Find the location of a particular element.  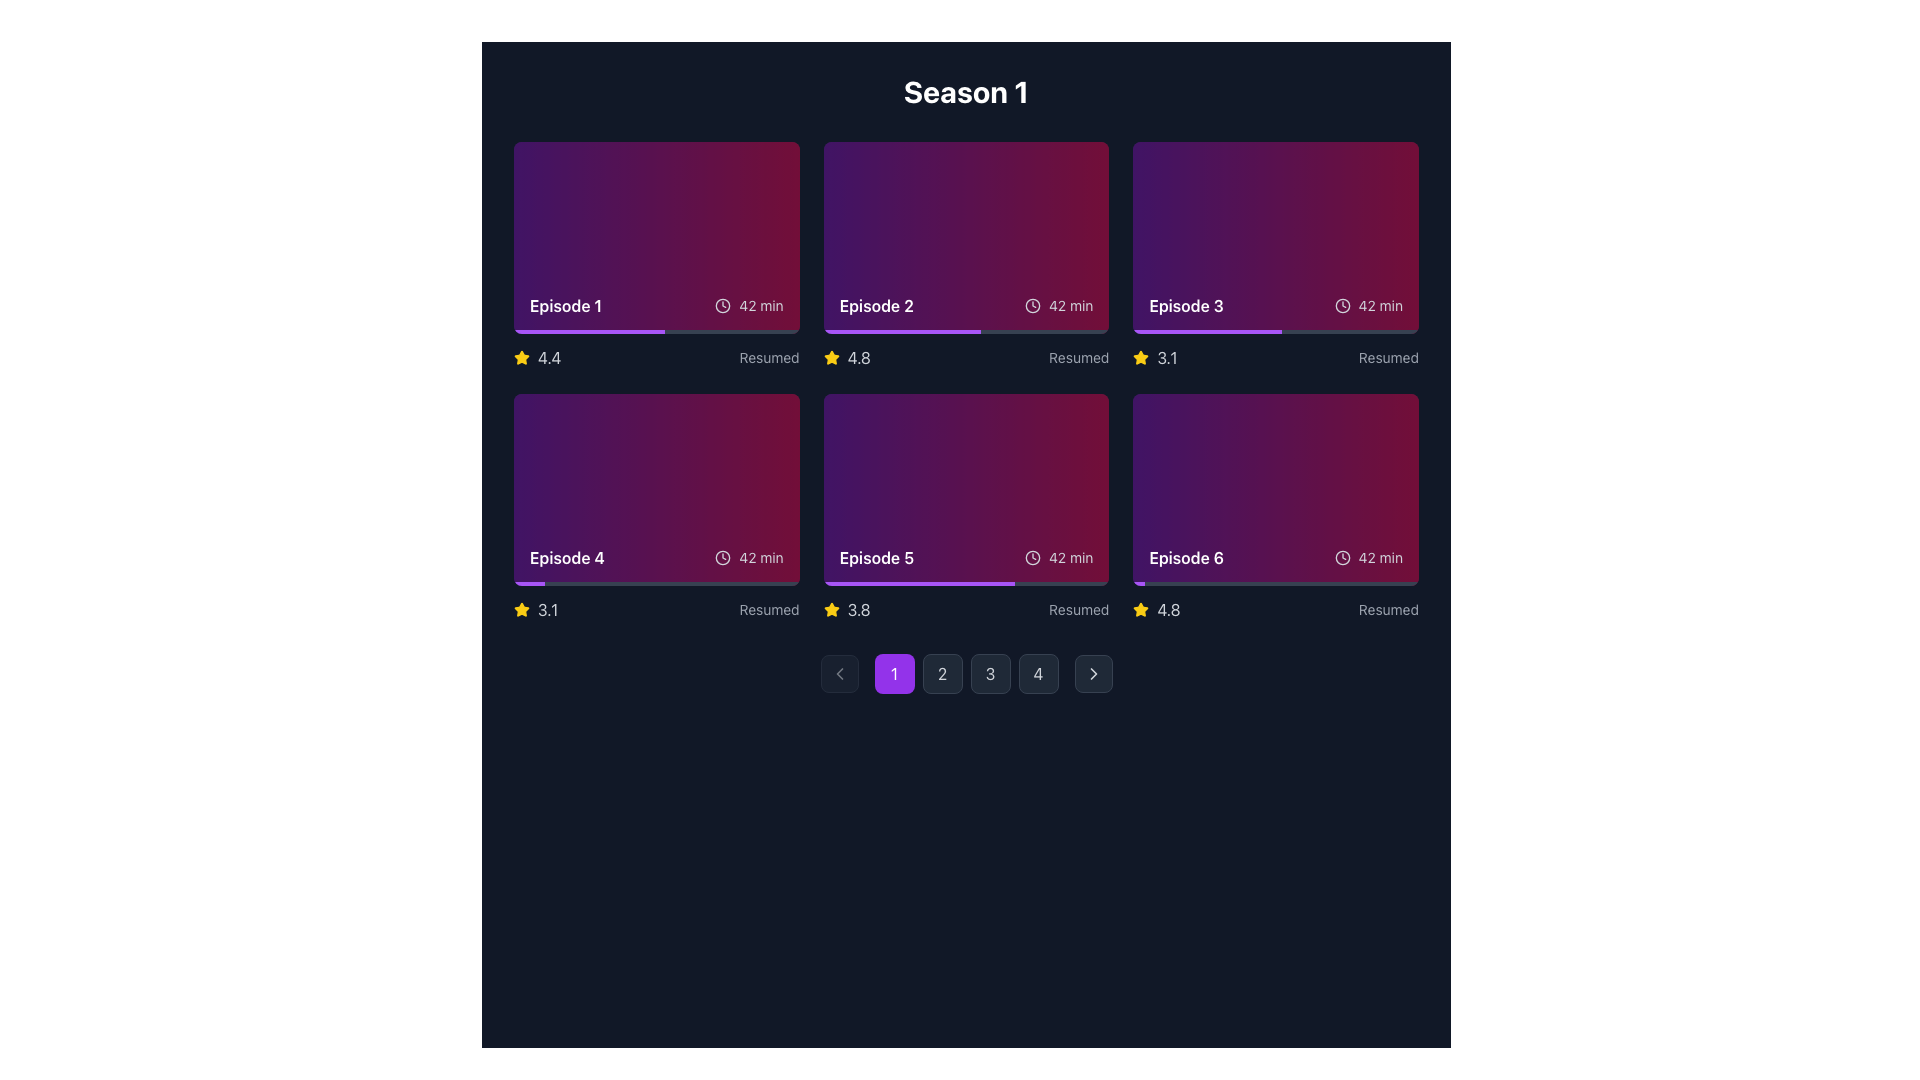

the clock icon located to the left of the text '42 min' inside the 'Episode 6' card in the bottom-right section of the layout is located at coordinates (1342, 558).